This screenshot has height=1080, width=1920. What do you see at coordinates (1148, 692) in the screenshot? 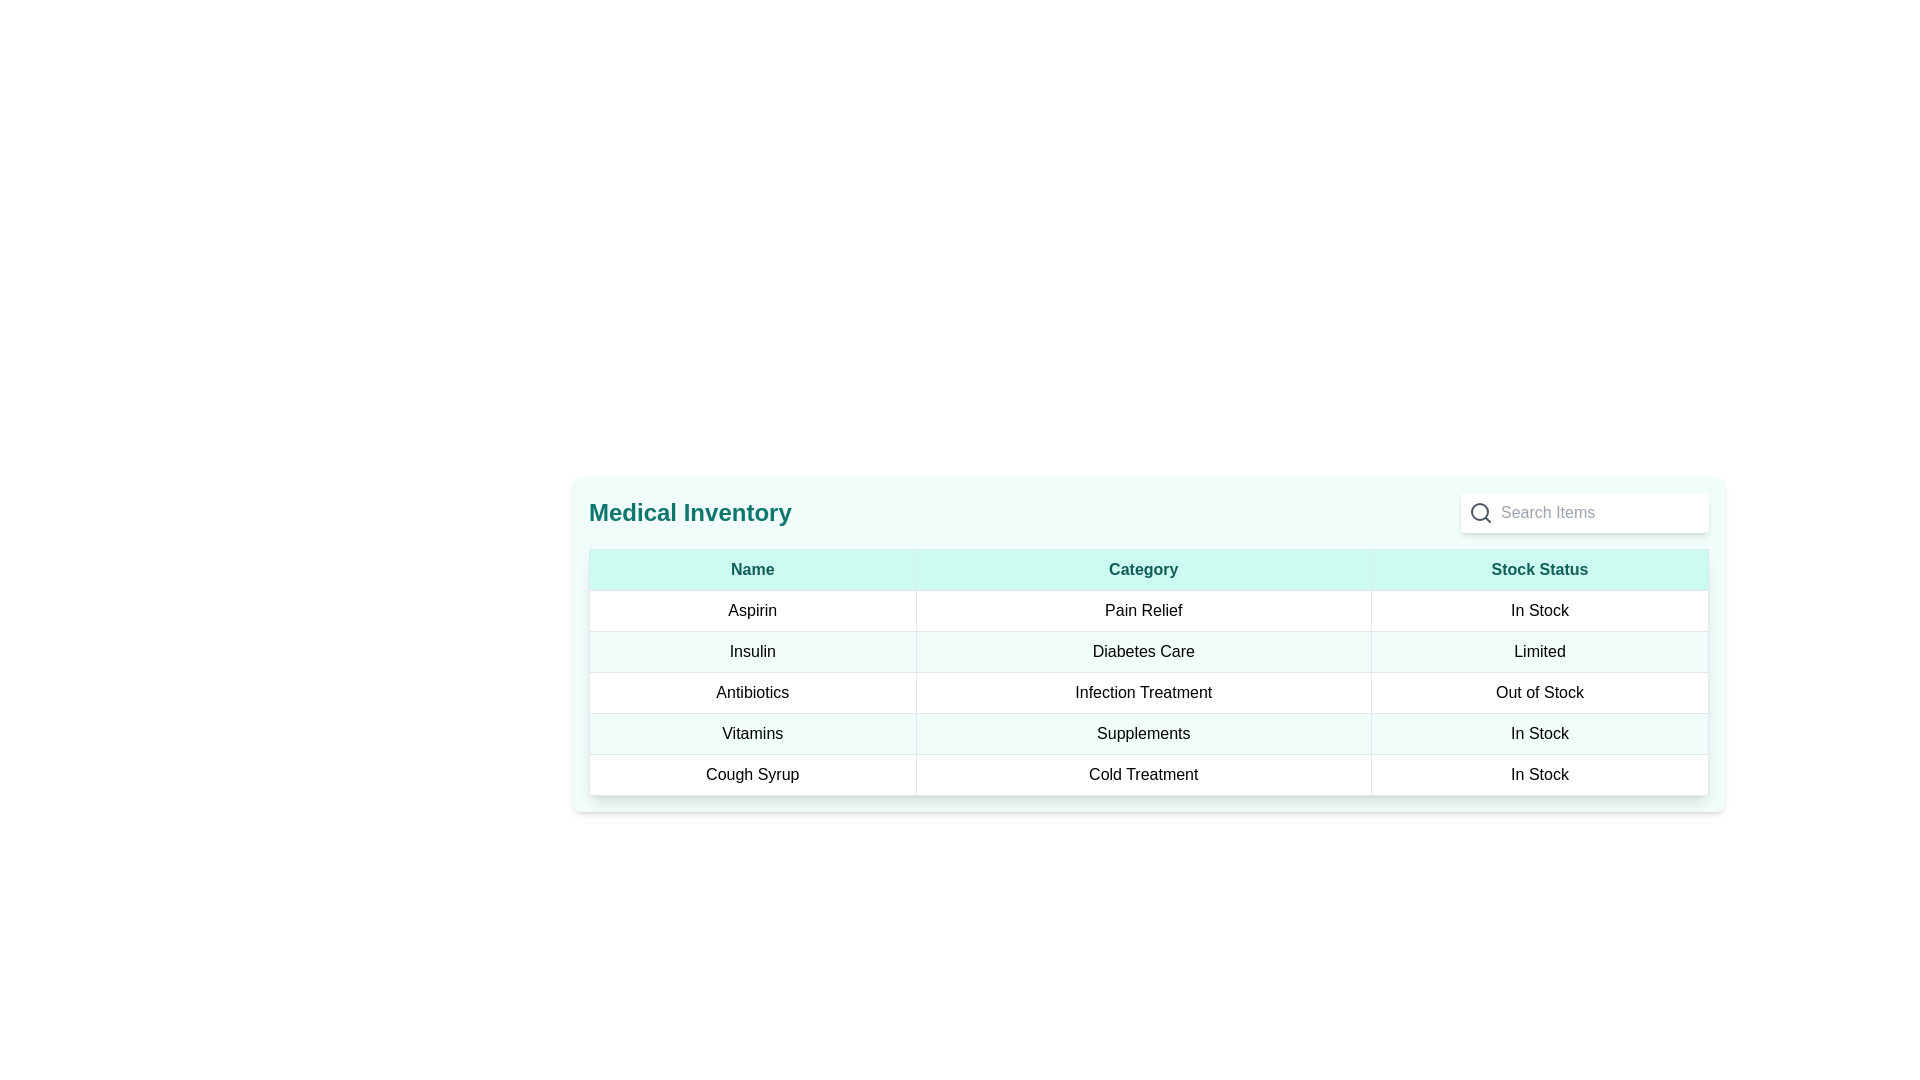
I see `the third row of the table representing 'Antibiotics' in the 'Name' column, 'Infection Treatment' in the 'Category' column, and 'Out of Stock' in the 'Stock Status' column` at bounding box center [1148, 692].